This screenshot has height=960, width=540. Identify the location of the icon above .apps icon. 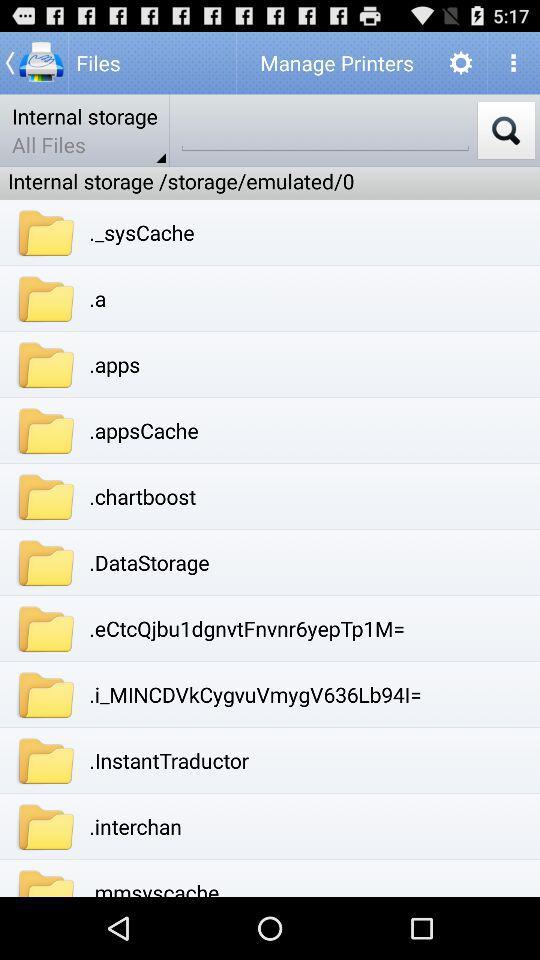
(96, 297).